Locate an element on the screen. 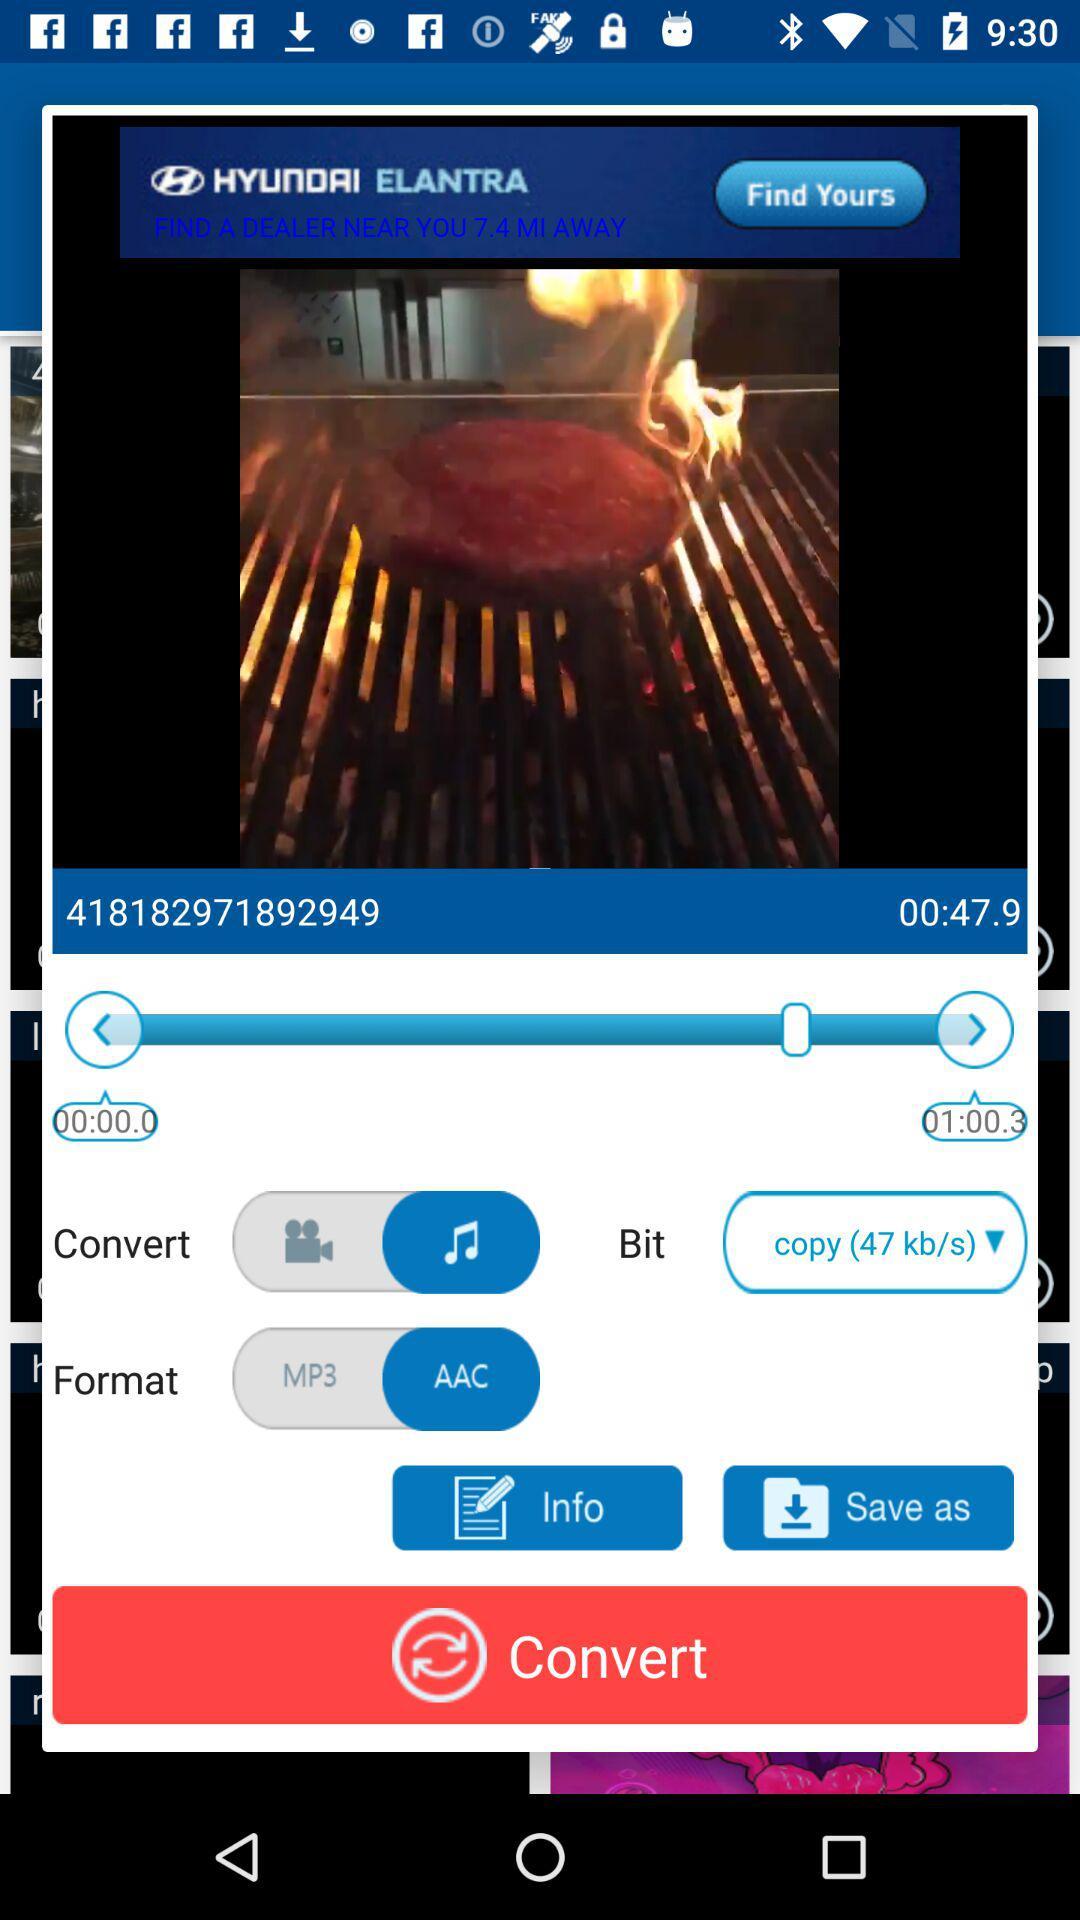  shows hyundai elantra option is located at coordinates (540, 192).